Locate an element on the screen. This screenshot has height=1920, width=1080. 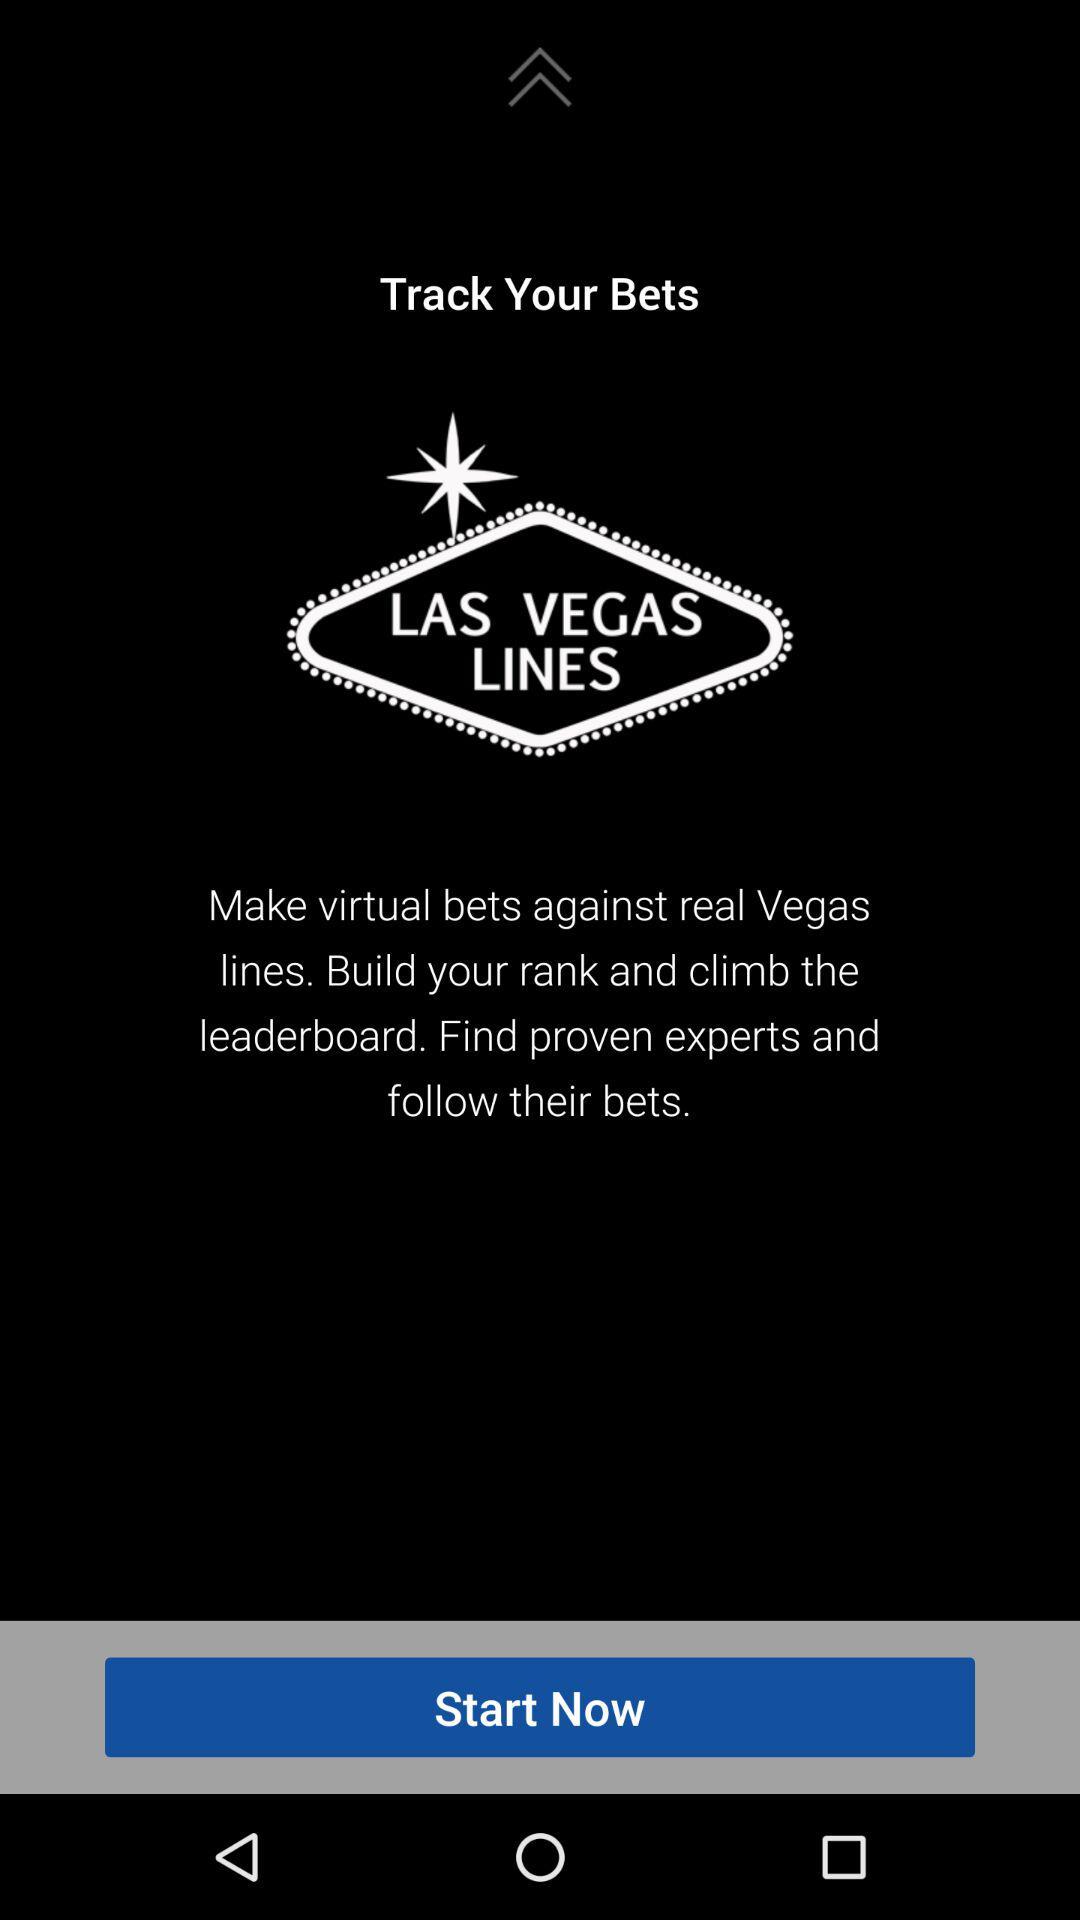
the start now is located at coordinates (540, 1706).